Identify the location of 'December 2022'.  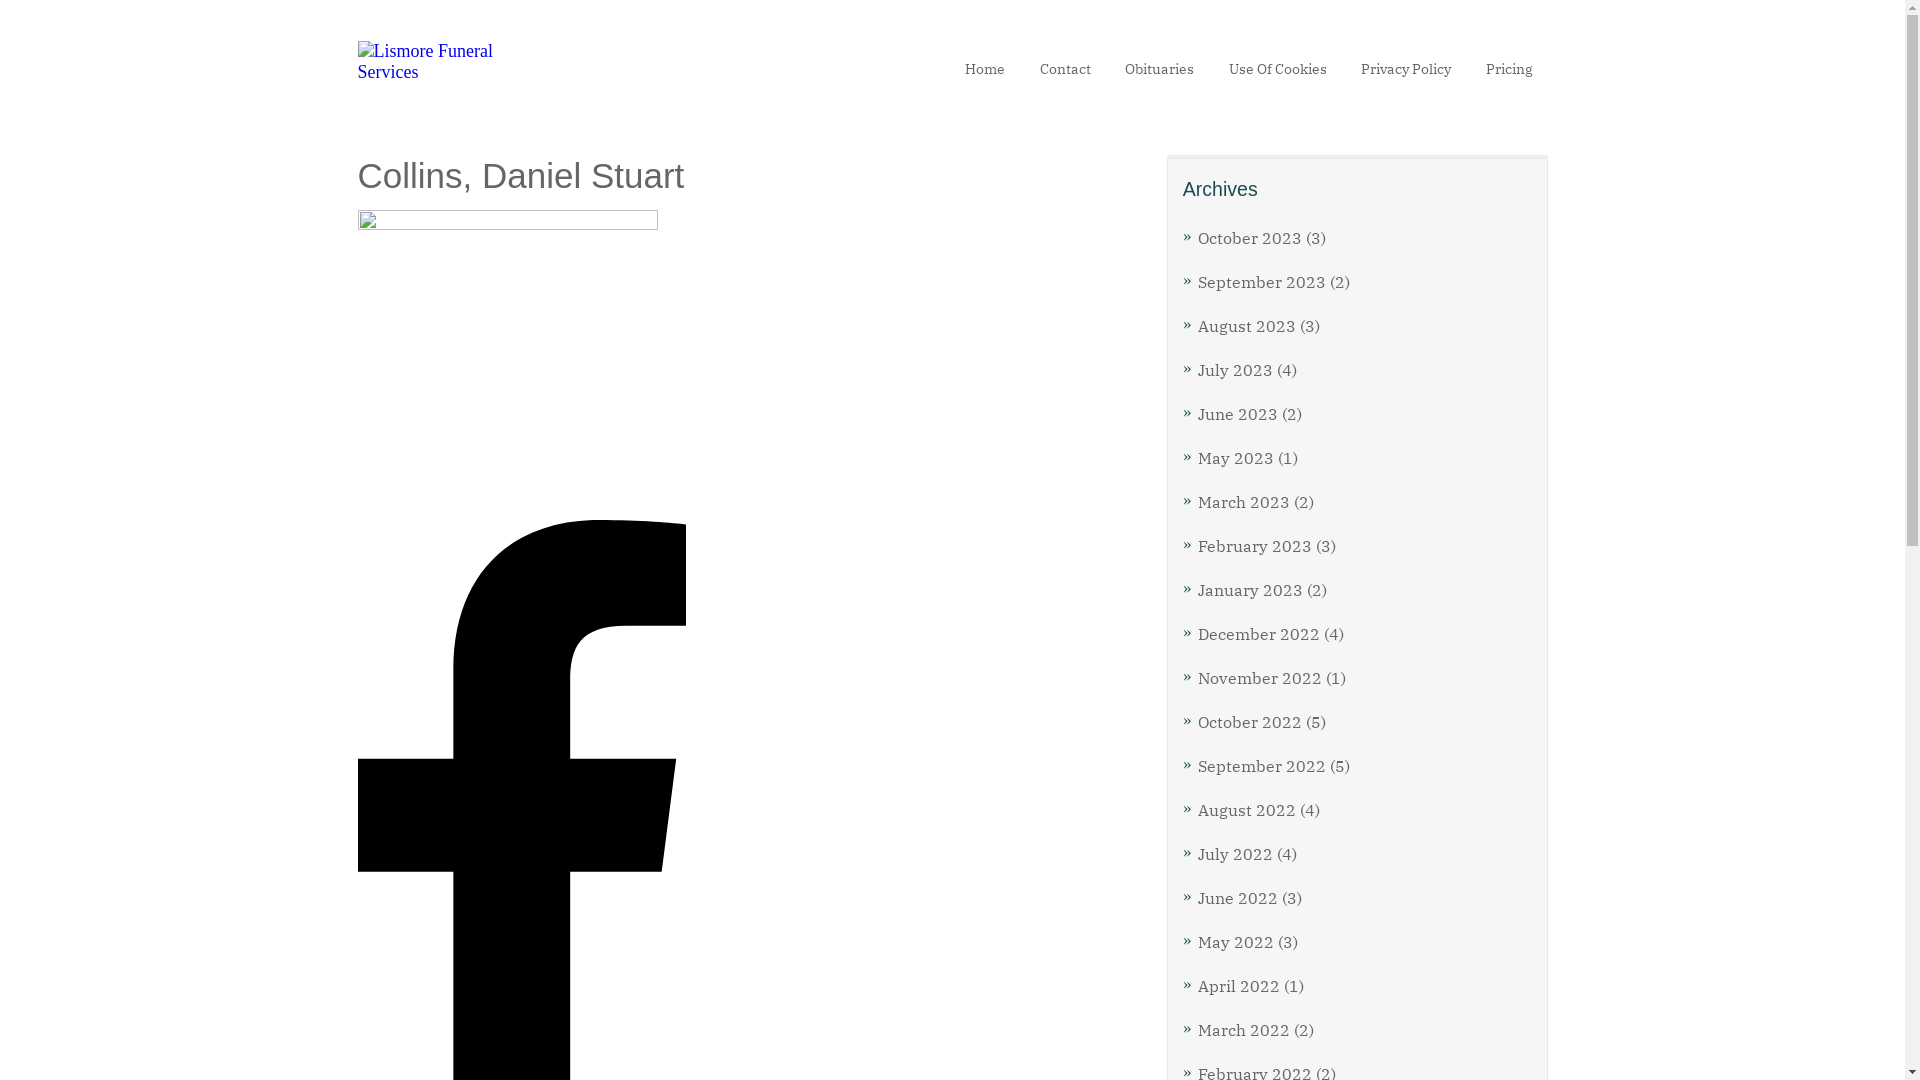
(1257, 633).